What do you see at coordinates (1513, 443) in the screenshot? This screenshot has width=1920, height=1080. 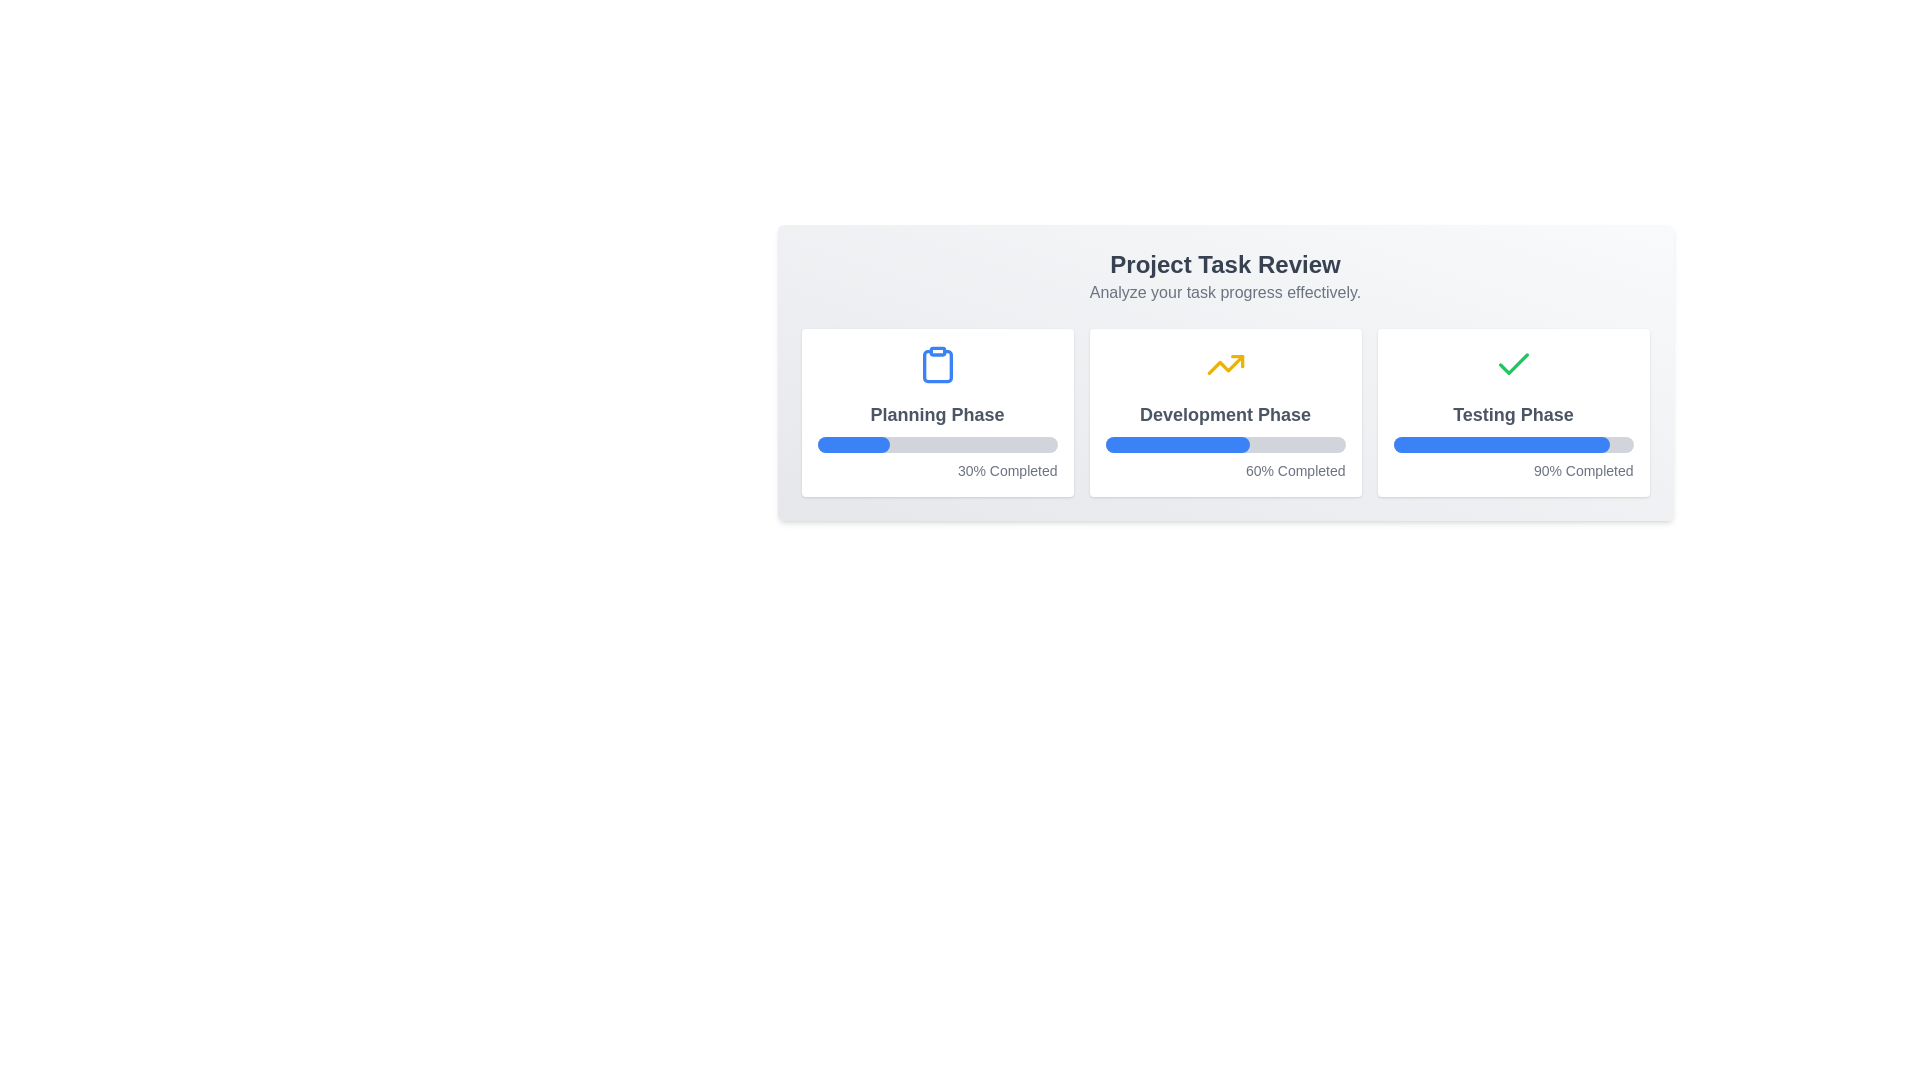 I see `the horizontal progress bar located in the 'Testing Phase' card, which shows a progress level of 90%` at bounding box center [1513, 443].